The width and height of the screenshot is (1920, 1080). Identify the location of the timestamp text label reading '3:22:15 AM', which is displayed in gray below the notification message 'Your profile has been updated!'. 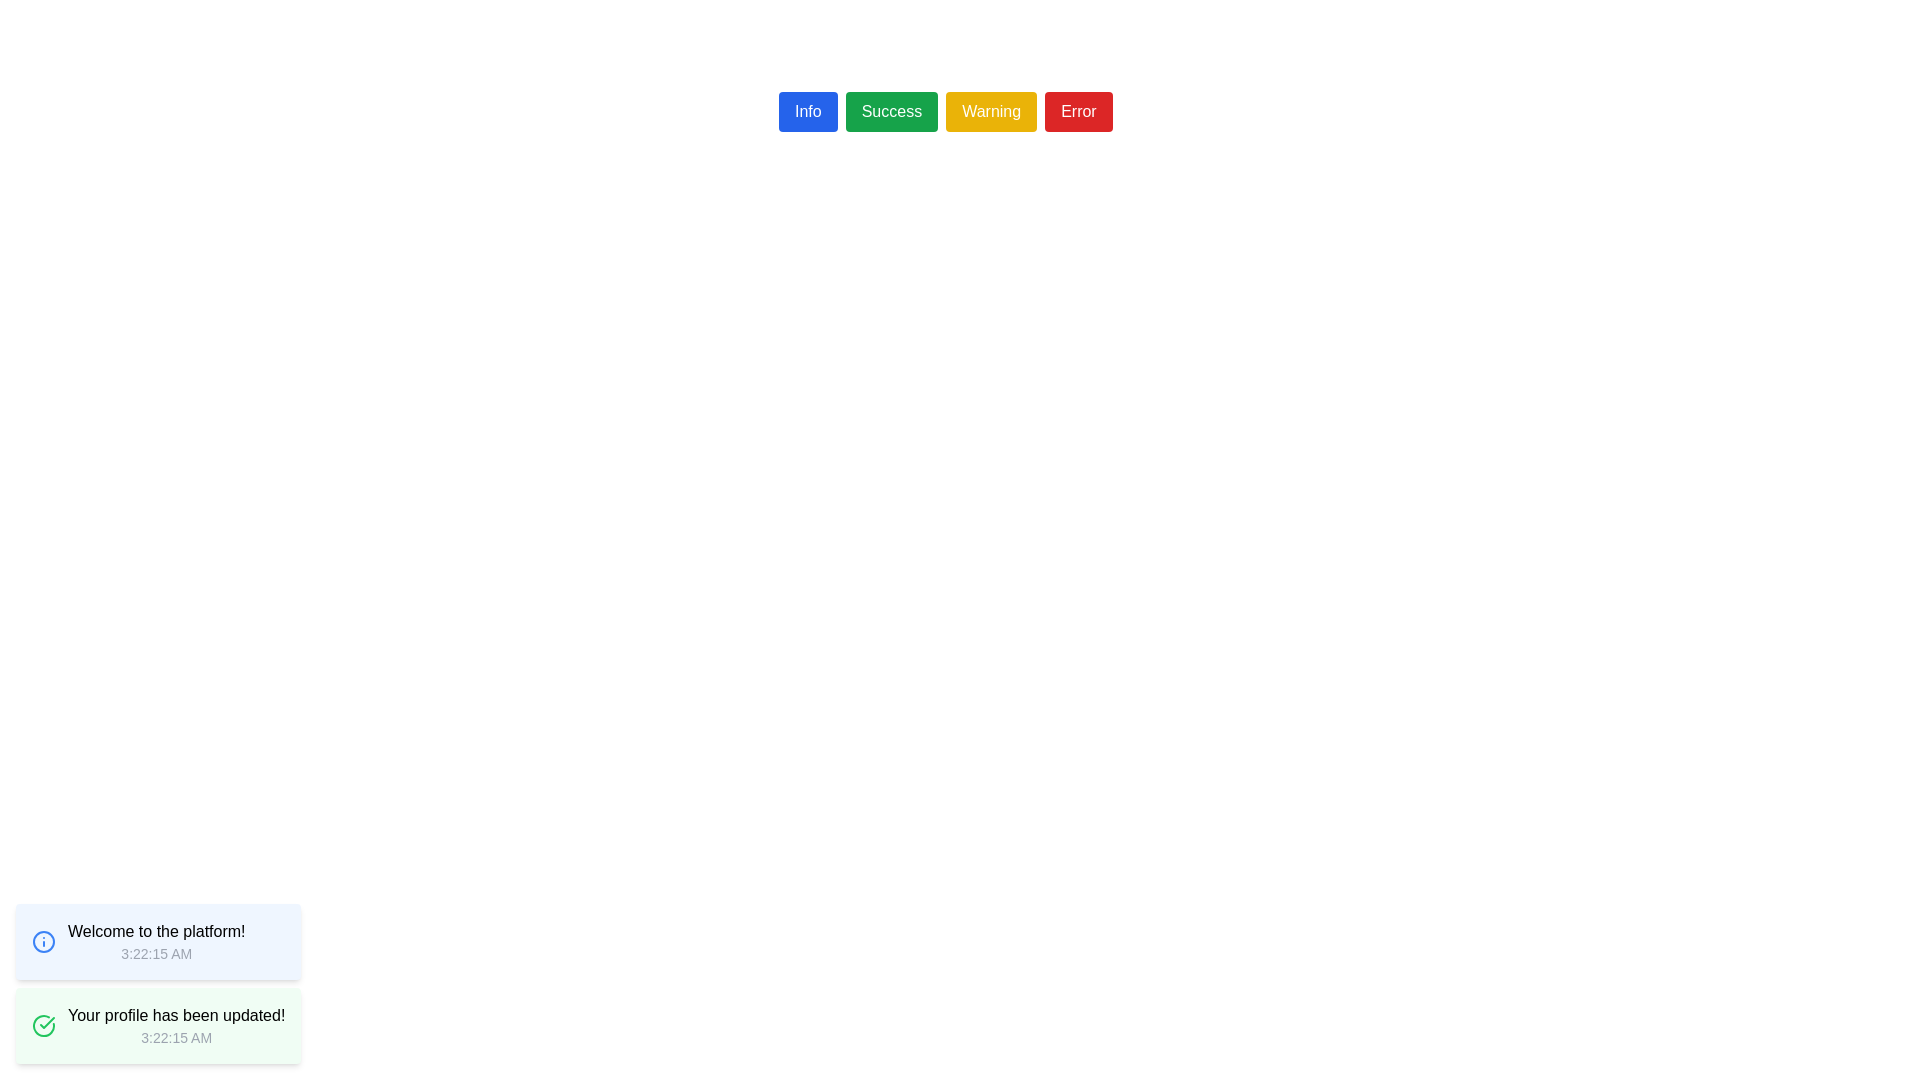
(176, 1036).